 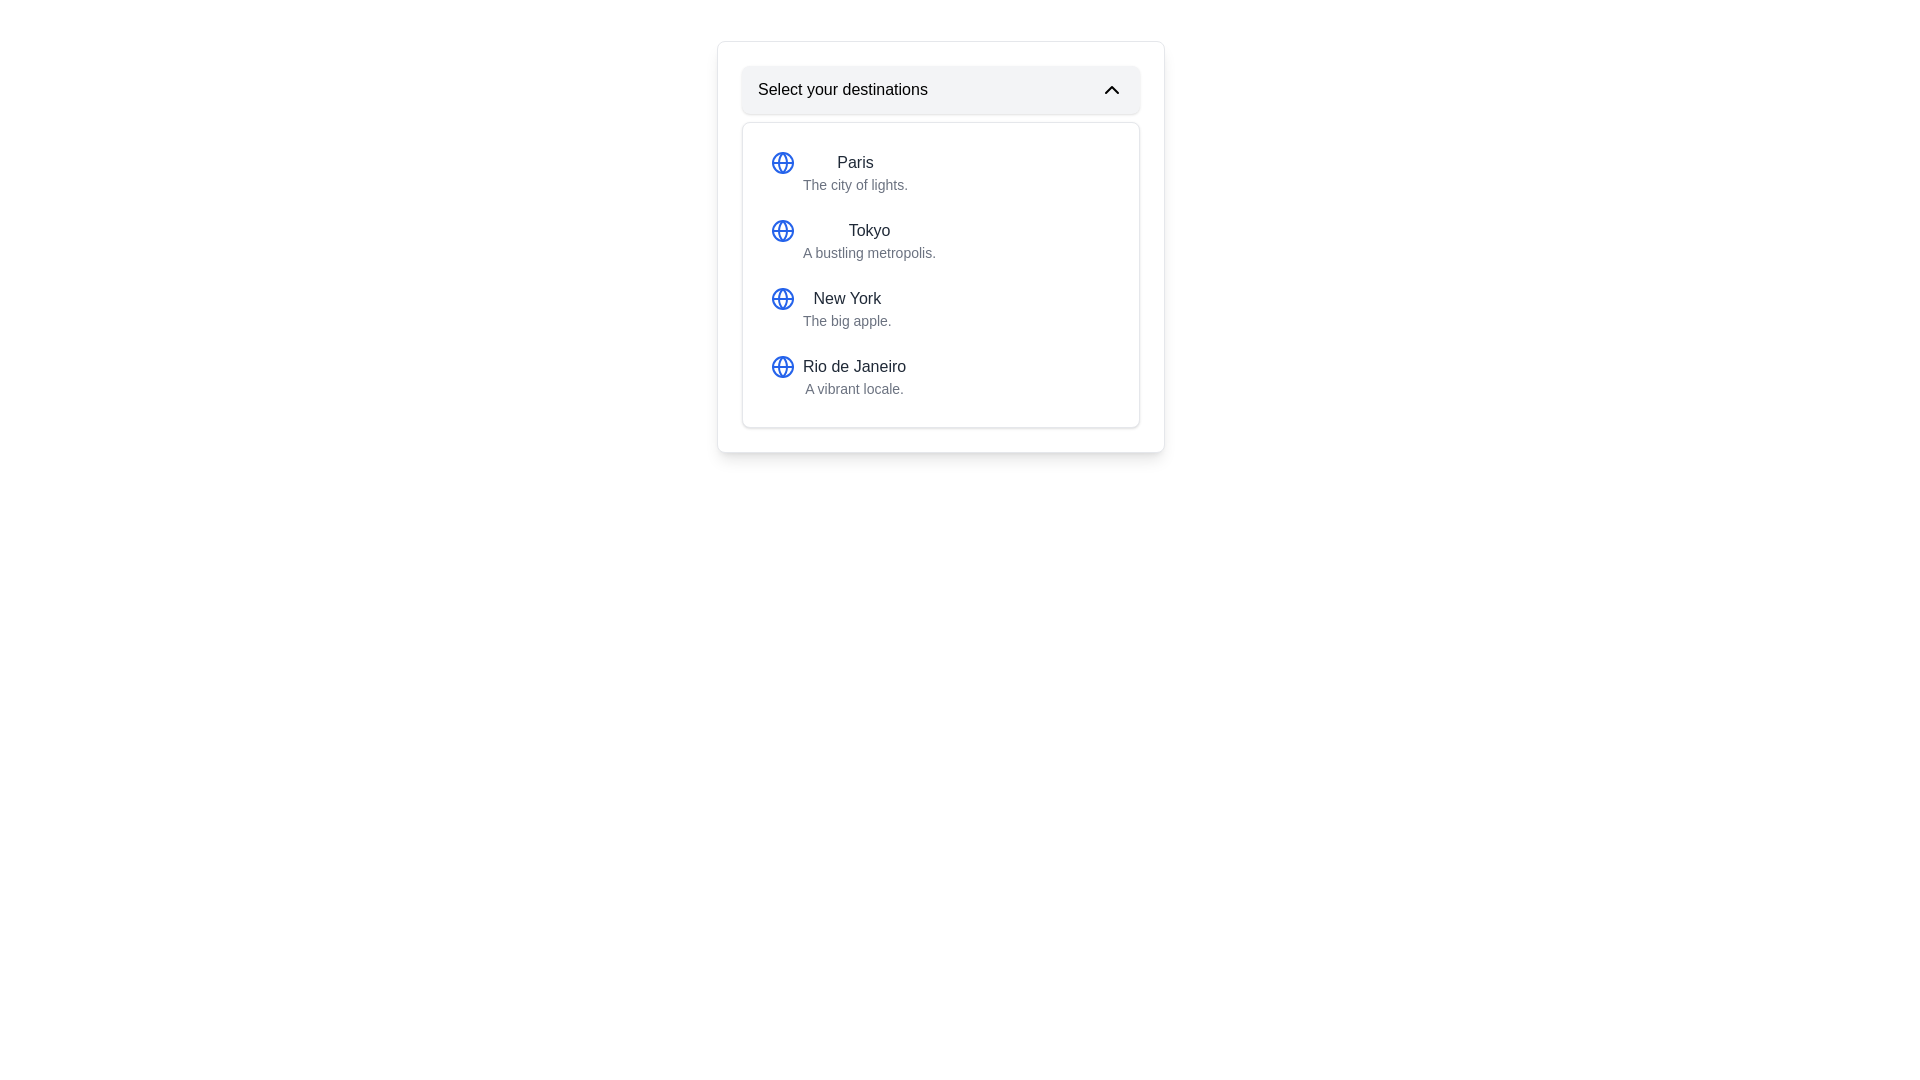 What do you see at coordinates (831, 308) in the screenshot?
I see `the List item displaying 'New York' with a globe icon` at bounding box center [831, 308].